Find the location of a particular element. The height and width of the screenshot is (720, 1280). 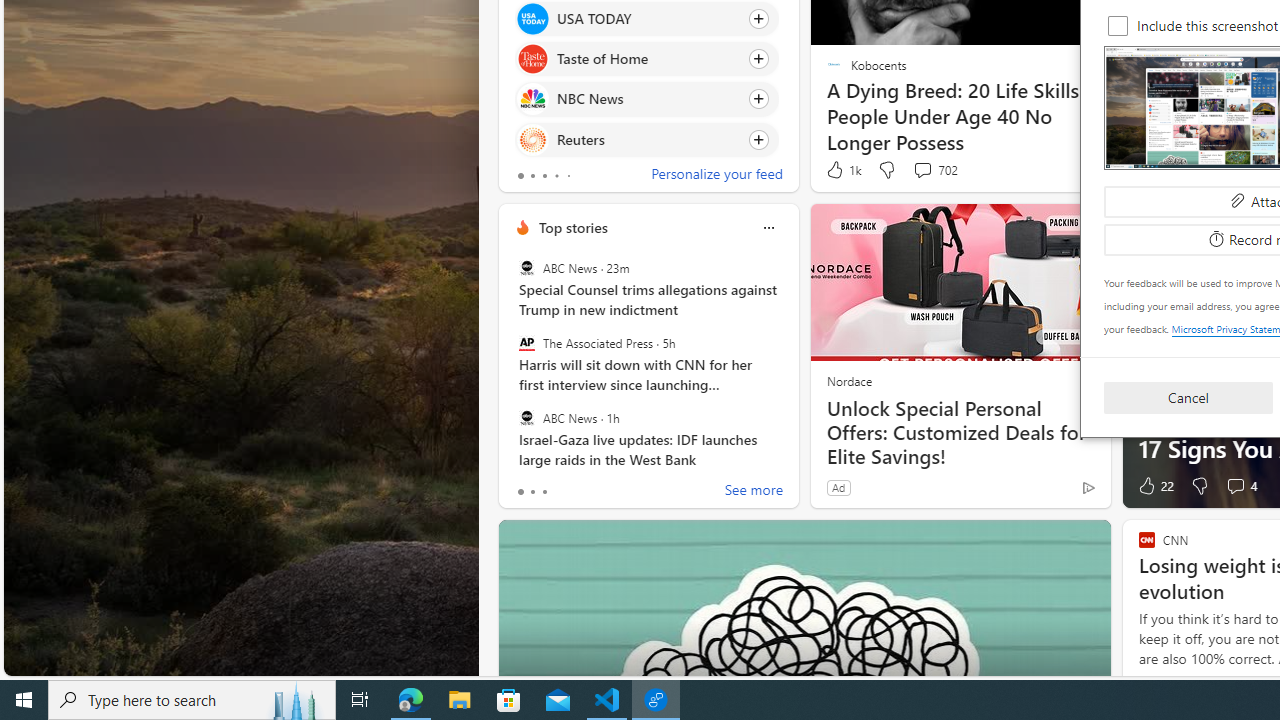

'Type here to search' is located at coordinates (192, 698).